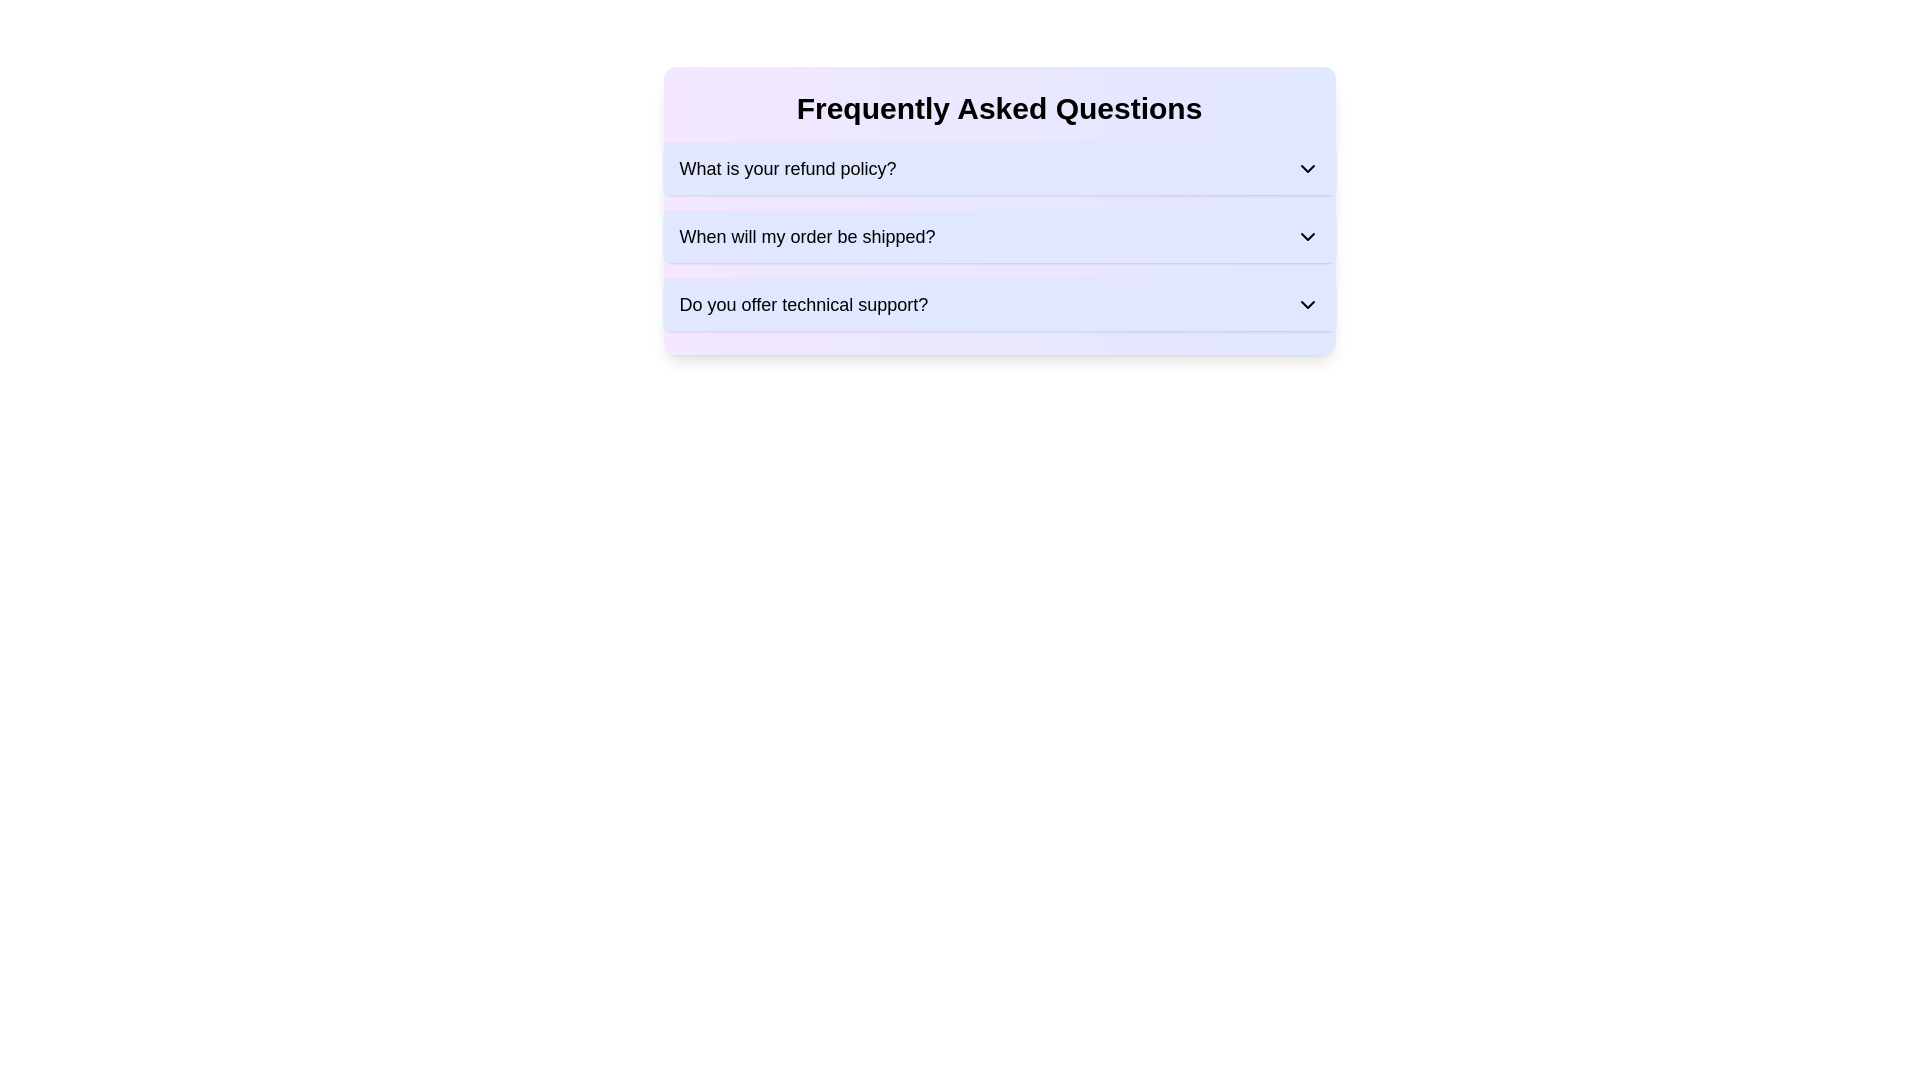  I want to click on the downward-pointing chevron icon located to the right of the text 'What is your refund policy?' in the first row of the FAQ section, so click(1307, 168).